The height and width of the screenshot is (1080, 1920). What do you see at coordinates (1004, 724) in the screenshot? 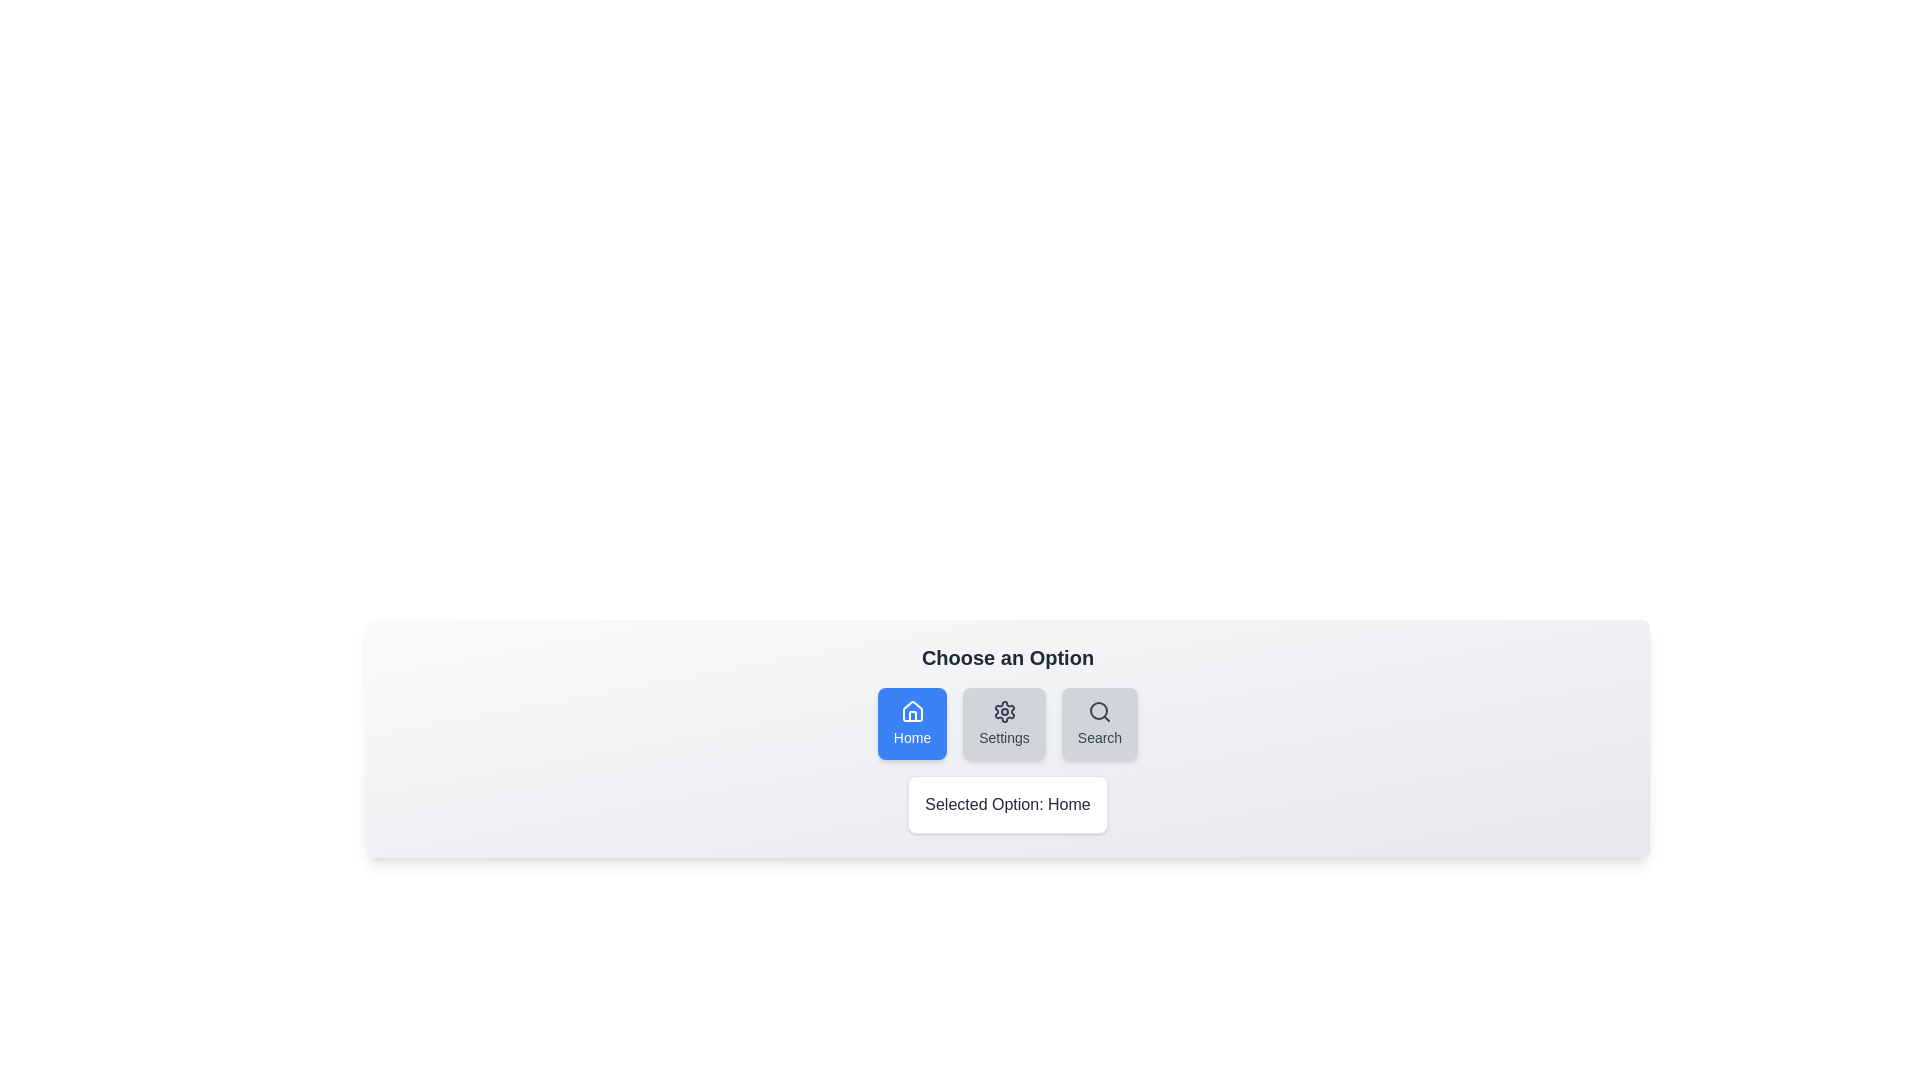
I see `the option Settings by clicking on its corresponding button` at bounding box center [1004, 724].